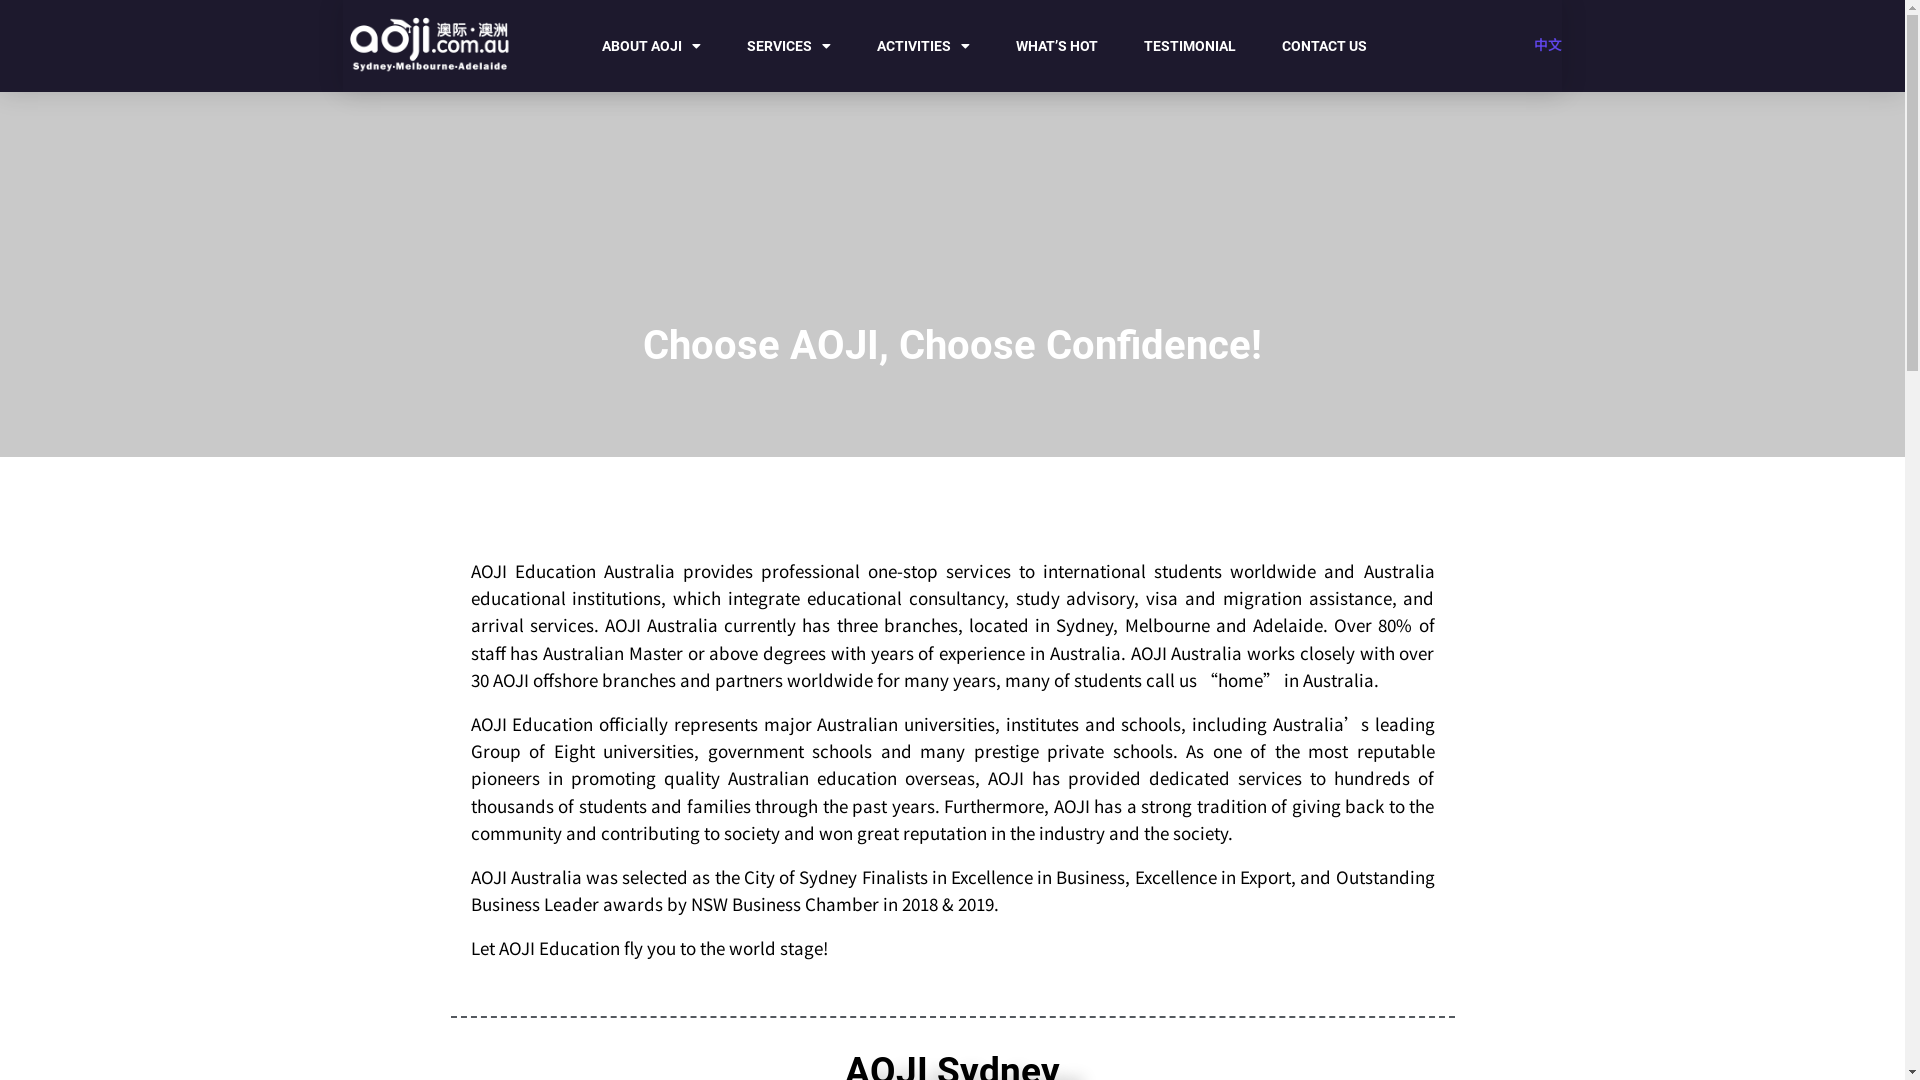 The image size is (1920, 1080). Describe the element at coordinates (651, 45) in the screenshot. I see `'ABOUT AOJI'` at that location.